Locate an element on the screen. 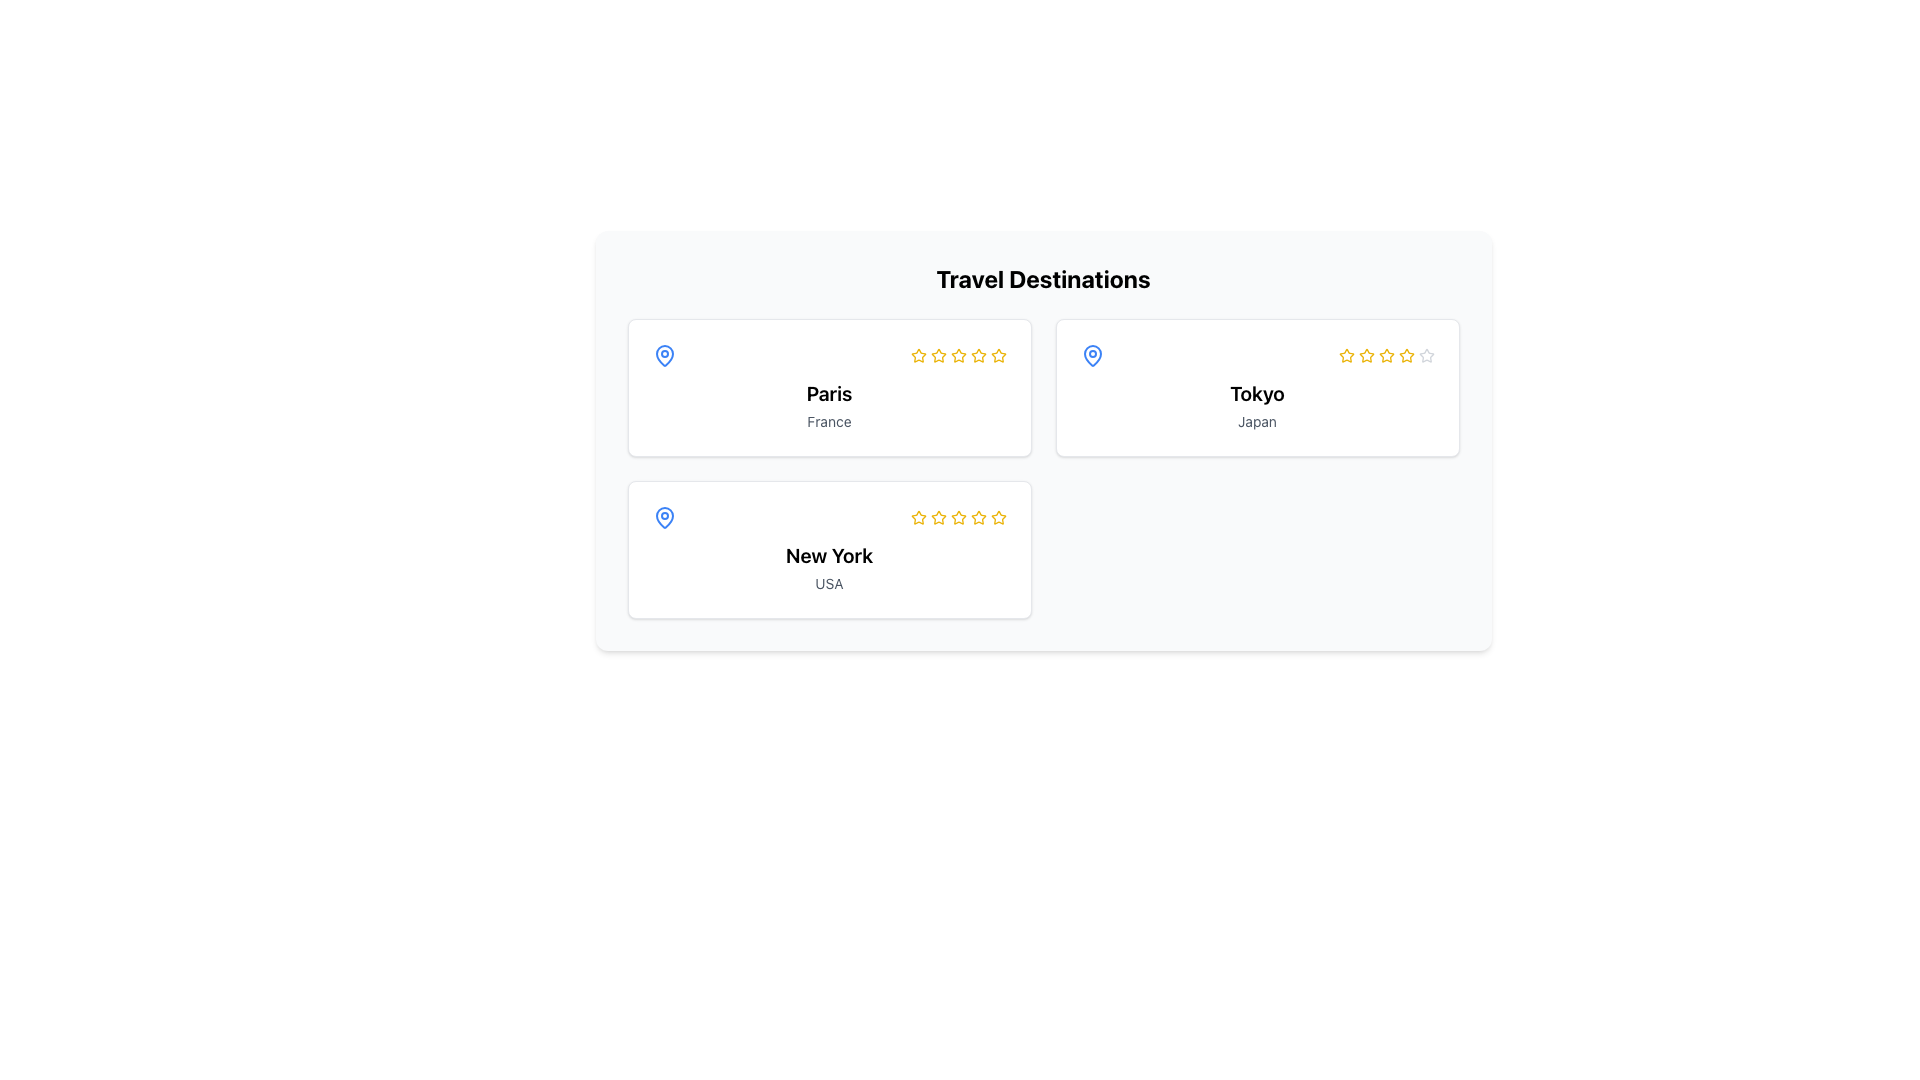 The width and height of the screenshot is (1920, 1080). the third star icon is located at coordinates (998, 354).